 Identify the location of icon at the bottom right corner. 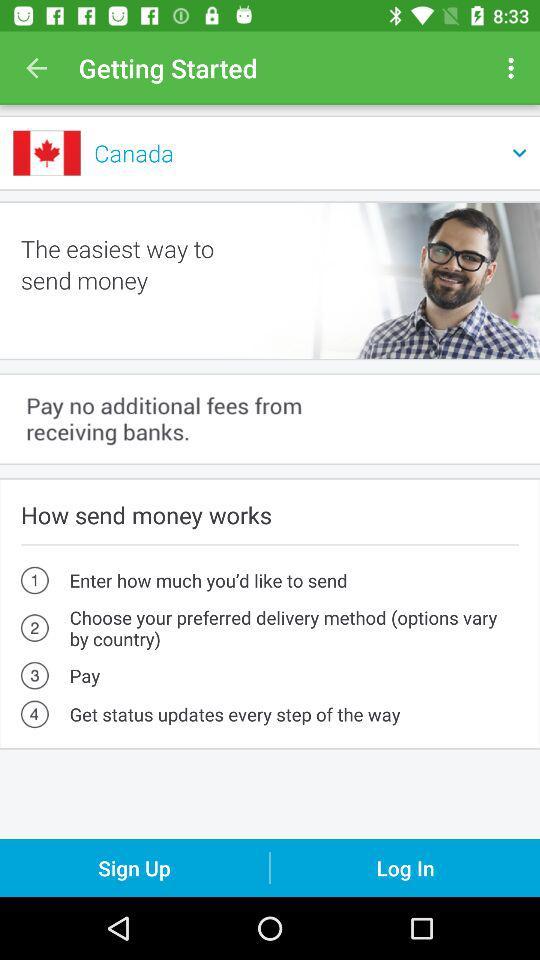
(405, 867).